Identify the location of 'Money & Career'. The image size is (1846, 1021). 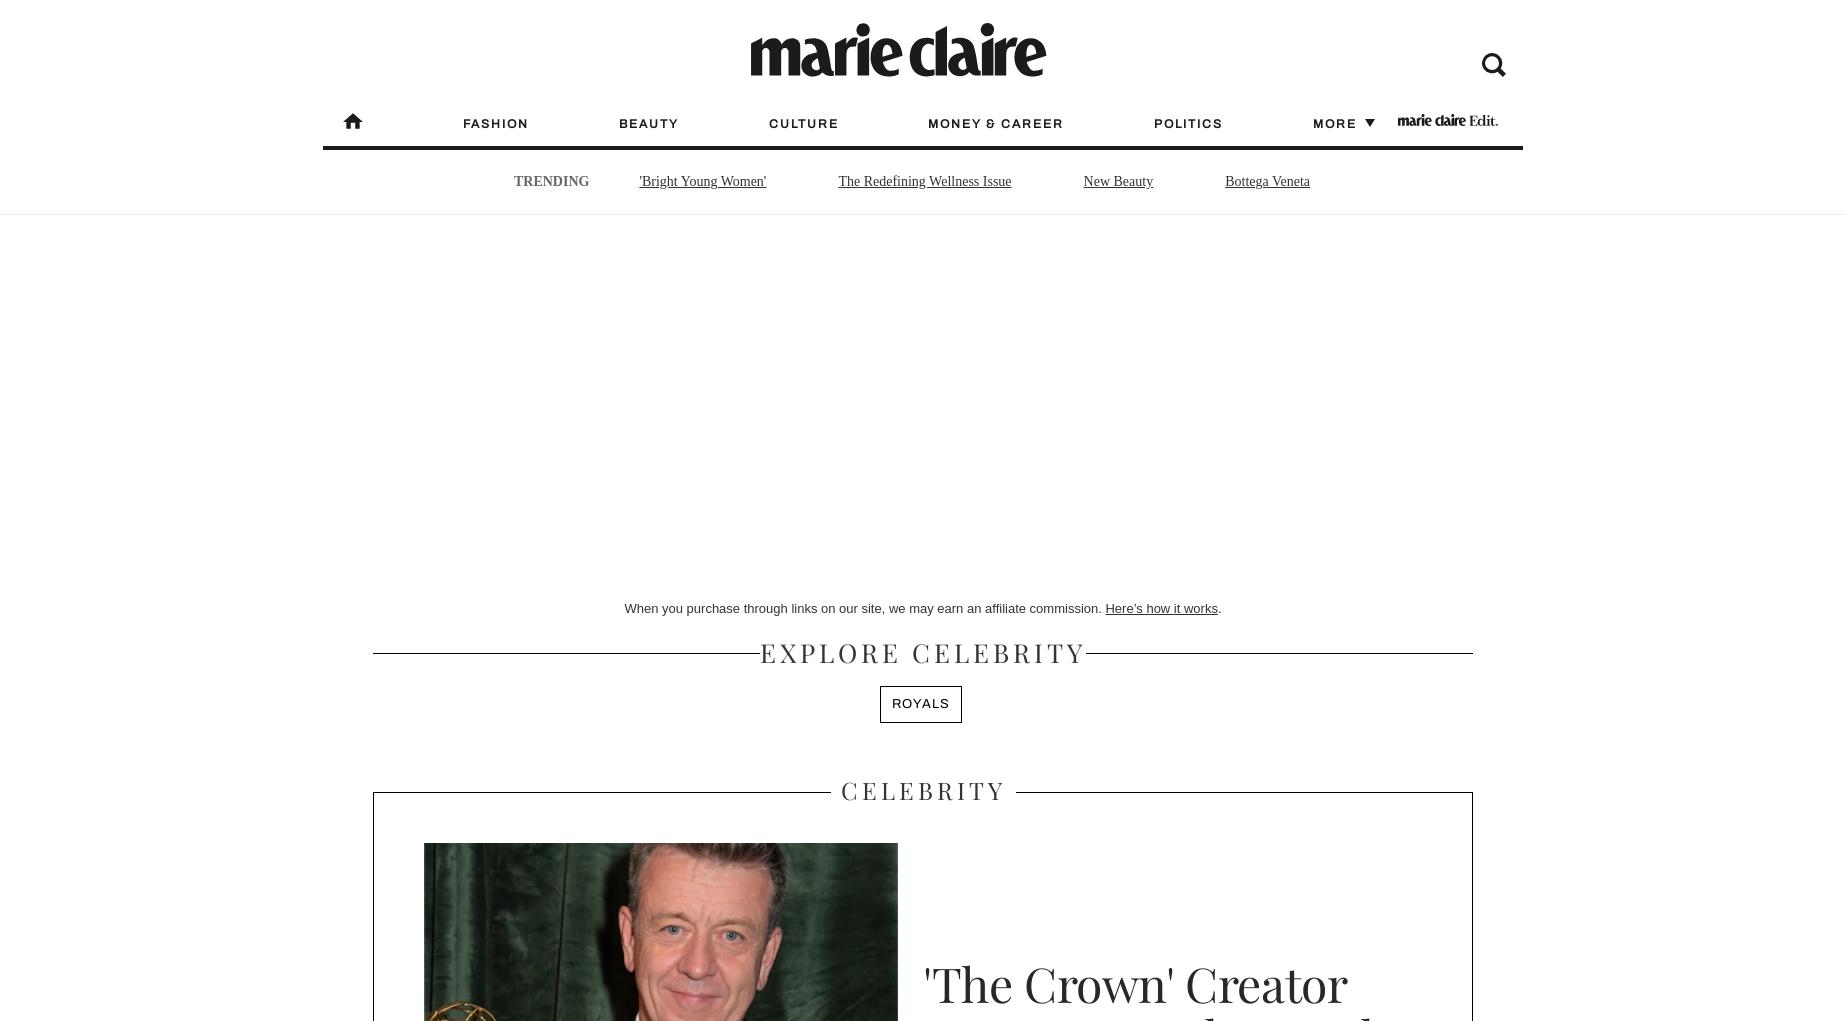
(995, 123).